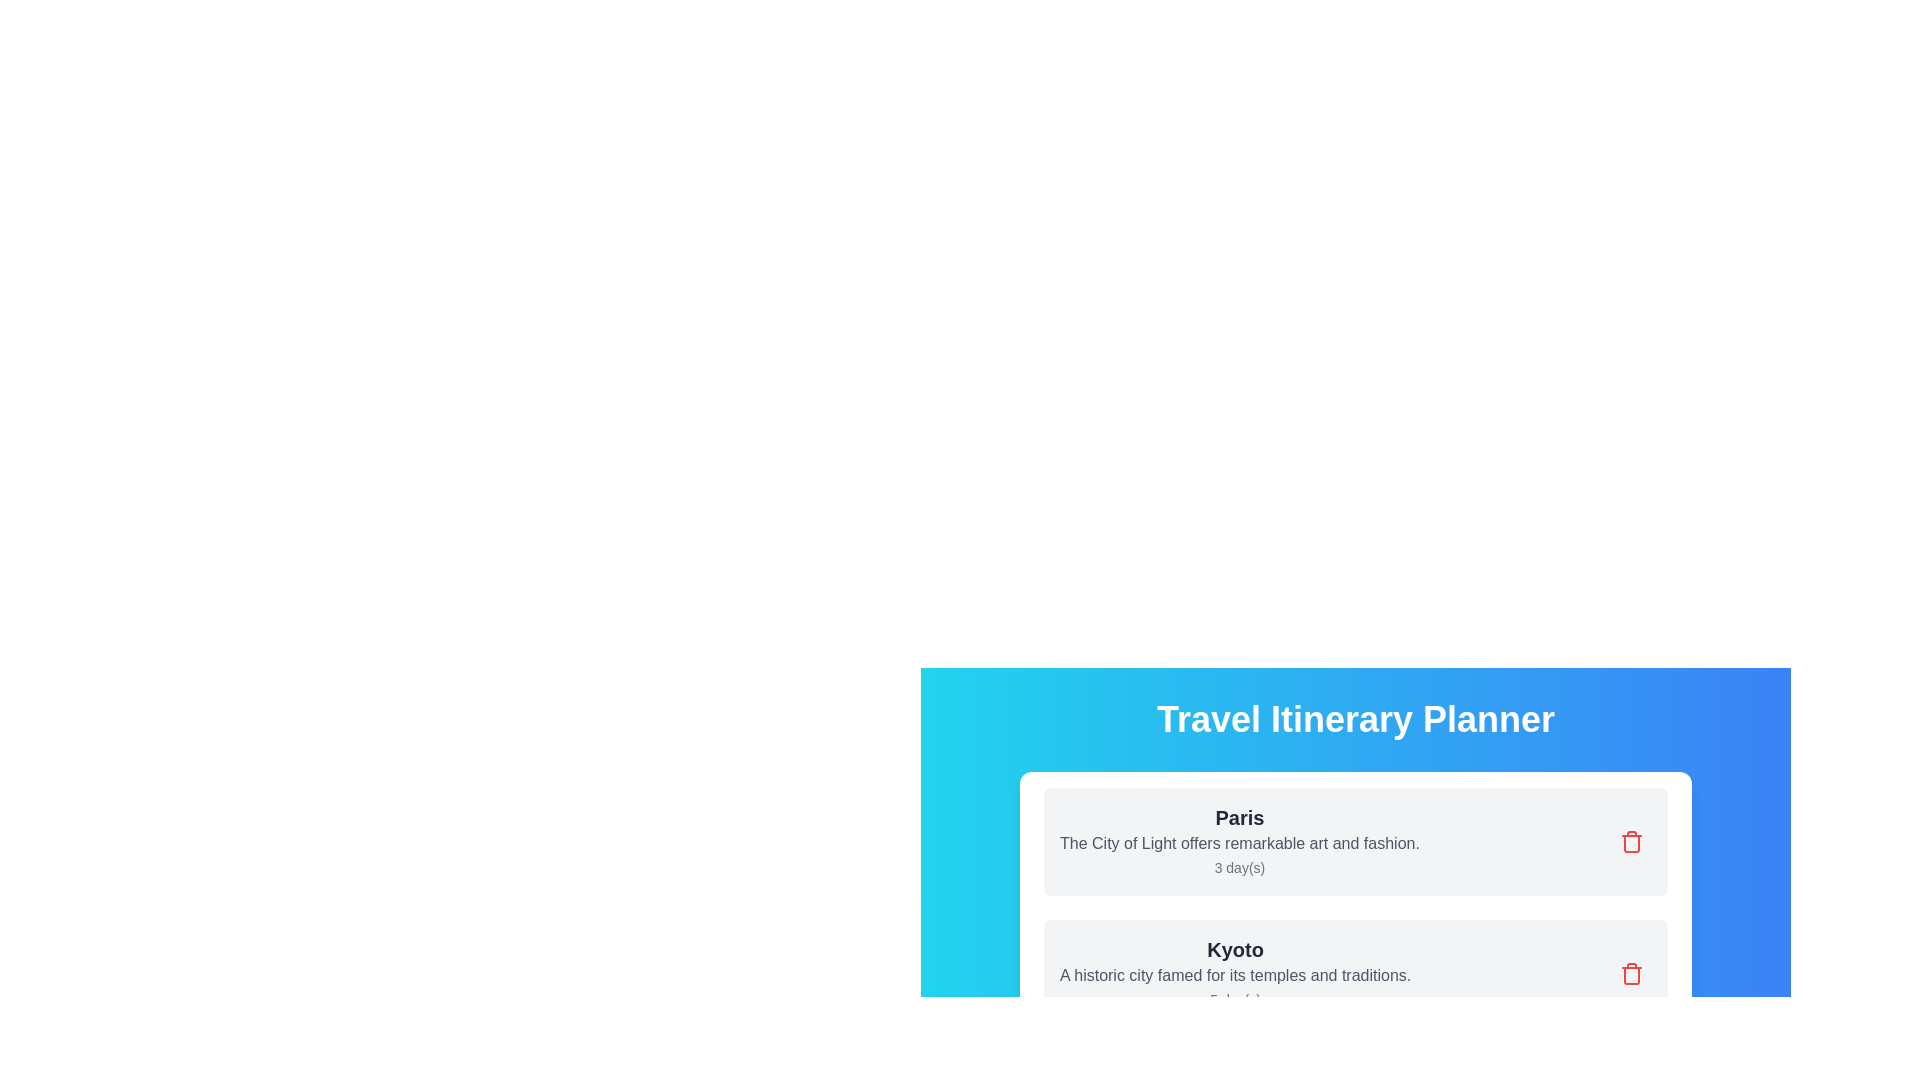 This screenshot has width=1920, height=1080. I want to click on text label stating '5 day(s)' positioned within the card component describing the destination 'Kyoto', located below the description text about the city, so click(1234, 999).